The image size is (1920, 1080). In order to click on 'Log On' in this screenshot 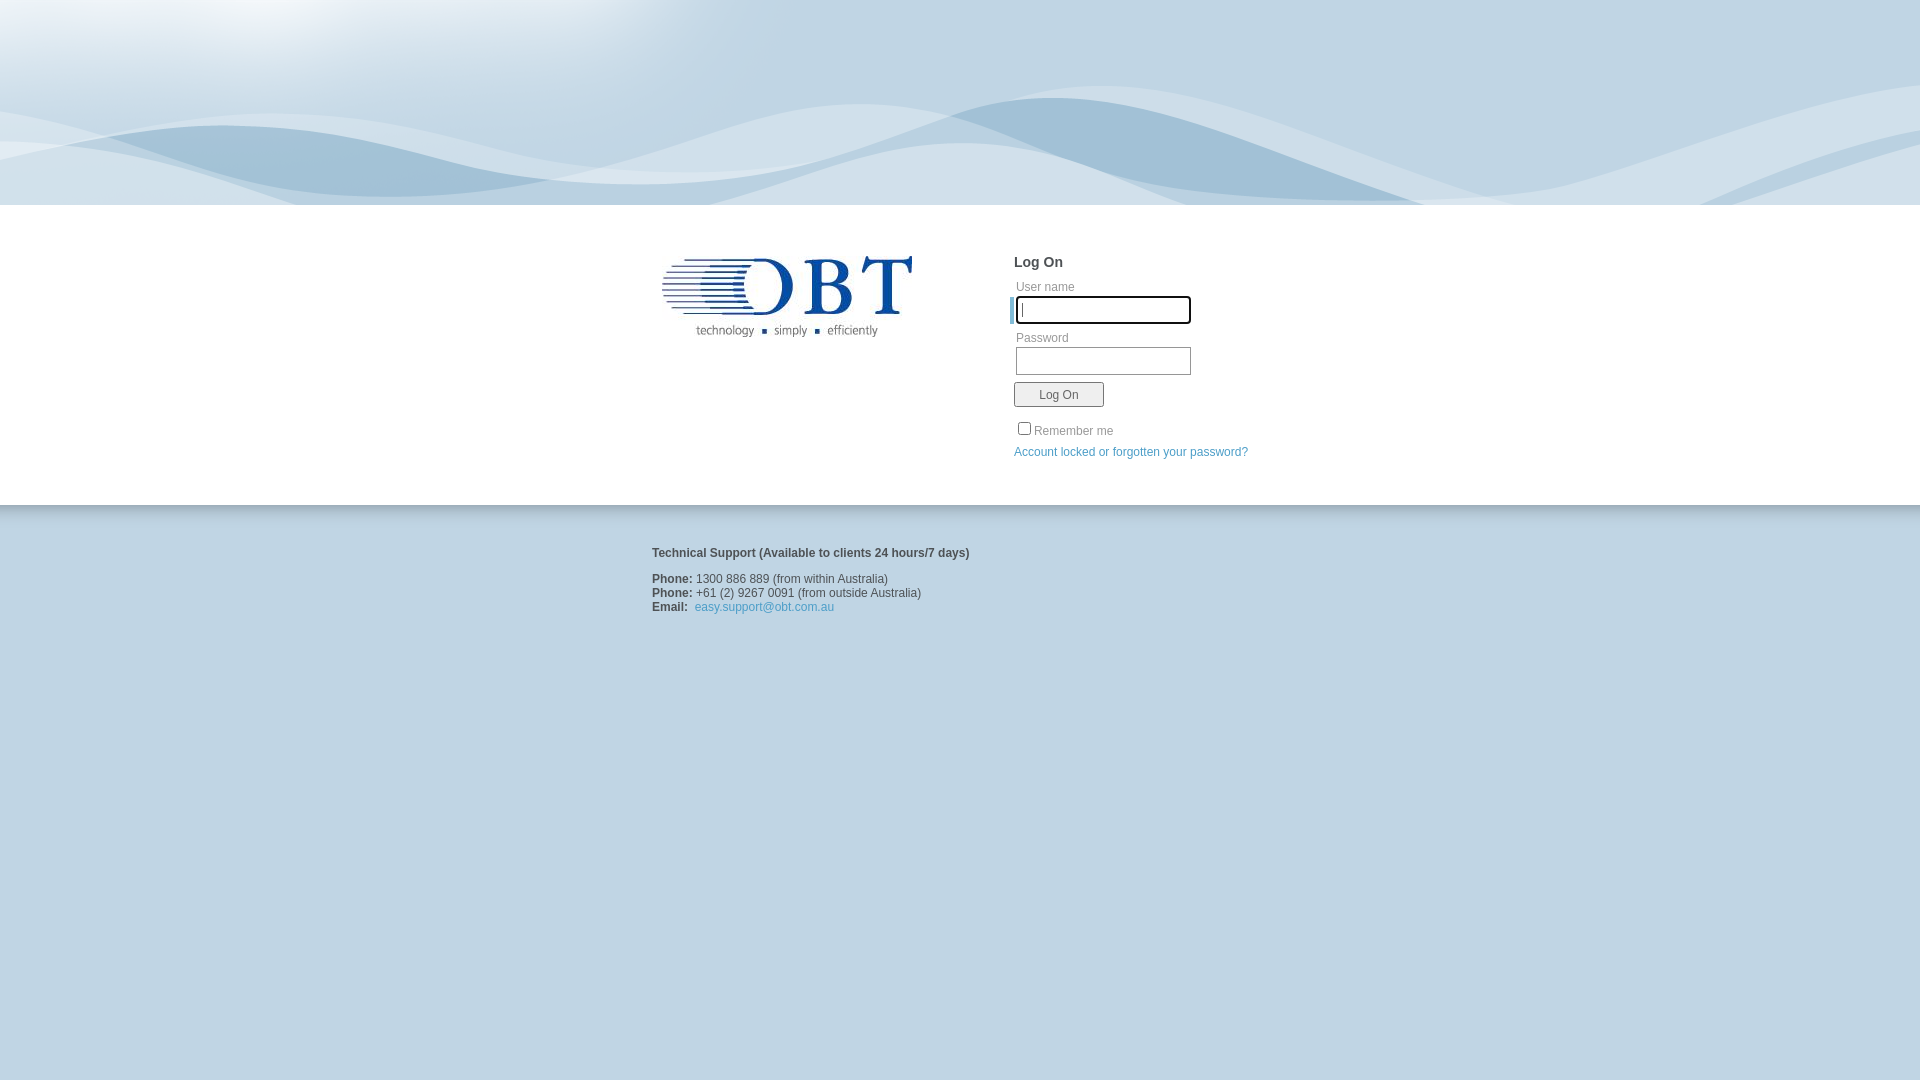, I will do `click(1058, 394)`.